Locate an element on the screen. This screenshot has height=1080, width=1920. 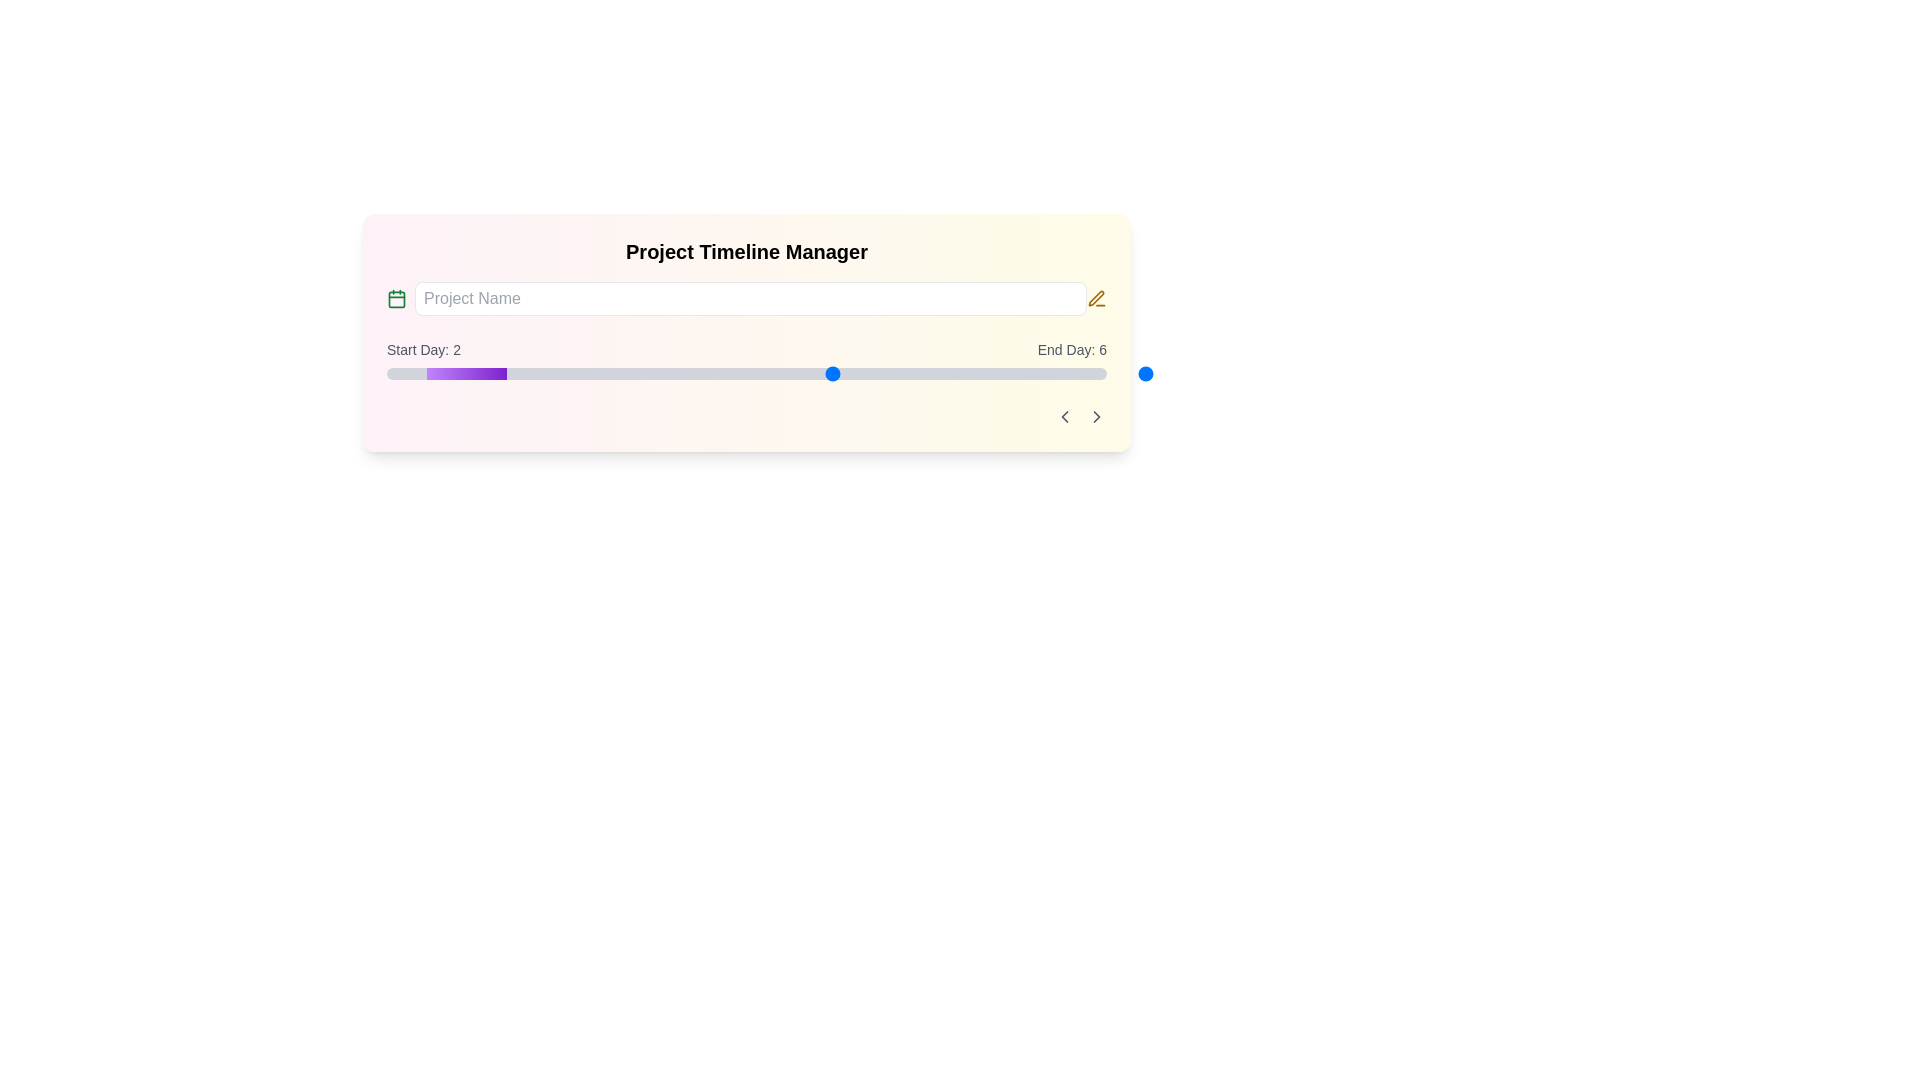
the right-facing Chevron icon located at the far right edge of the timeline interface is located at coordinates (1096, 415).